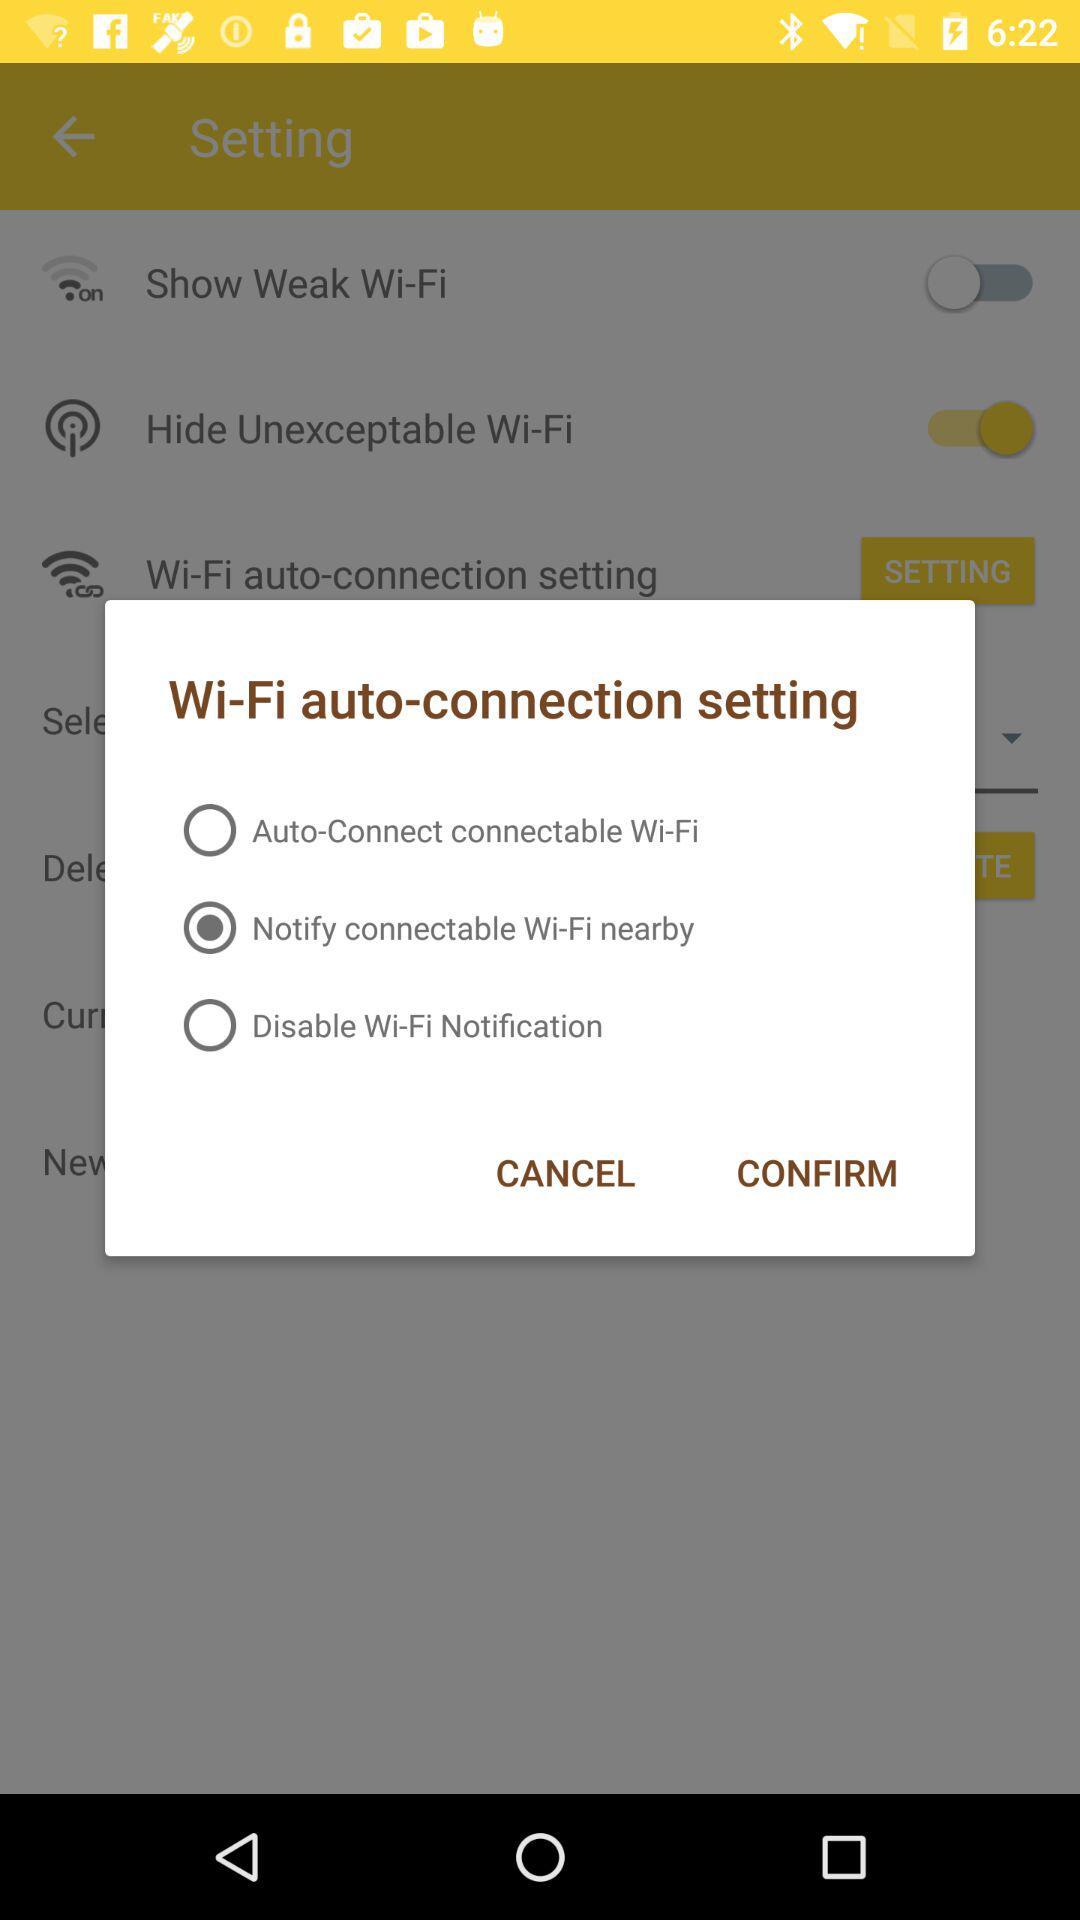 The image size is (1080, 1920). What do you see at coordinates (817, 1172) in the screenshot?
I see `confirm icon` at bounding box center [817, 1172].